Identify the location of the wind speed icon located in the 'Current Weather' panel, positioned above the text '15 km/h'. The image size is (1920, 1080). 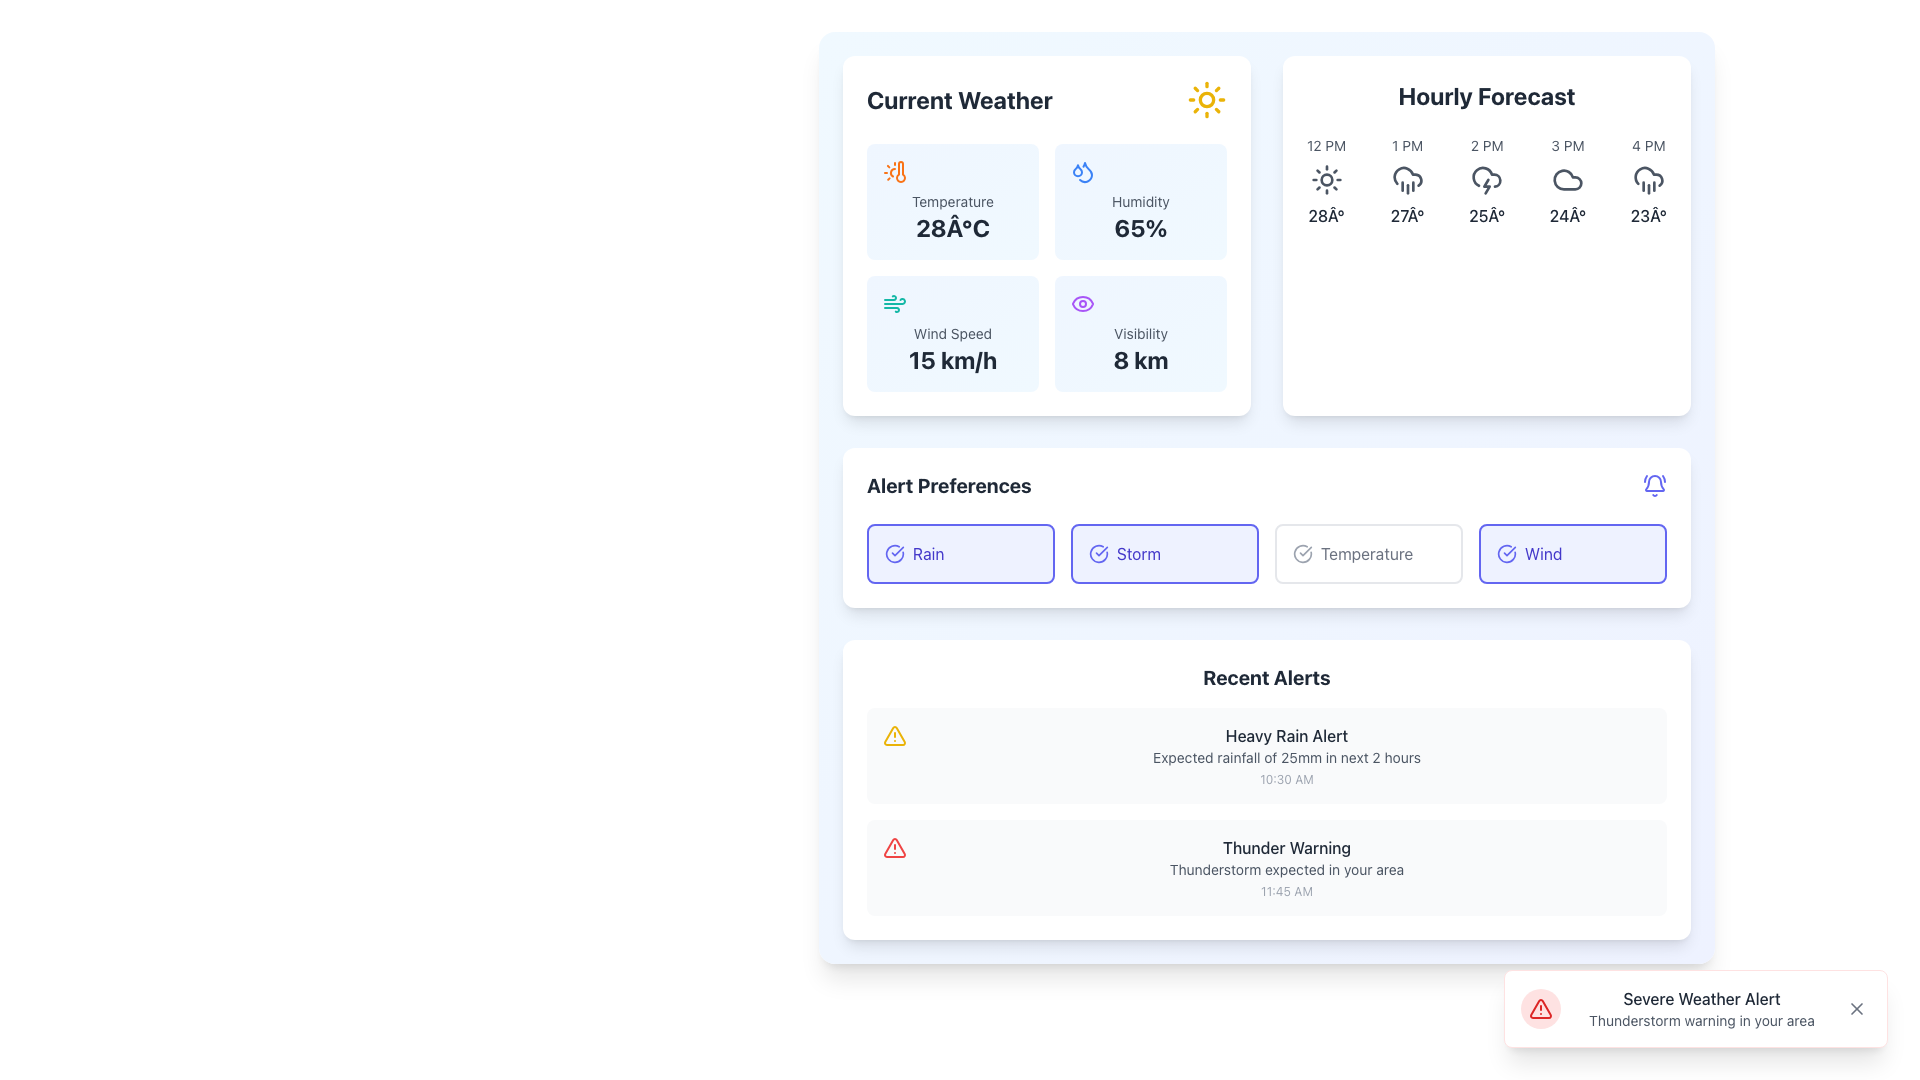
(893, 304).